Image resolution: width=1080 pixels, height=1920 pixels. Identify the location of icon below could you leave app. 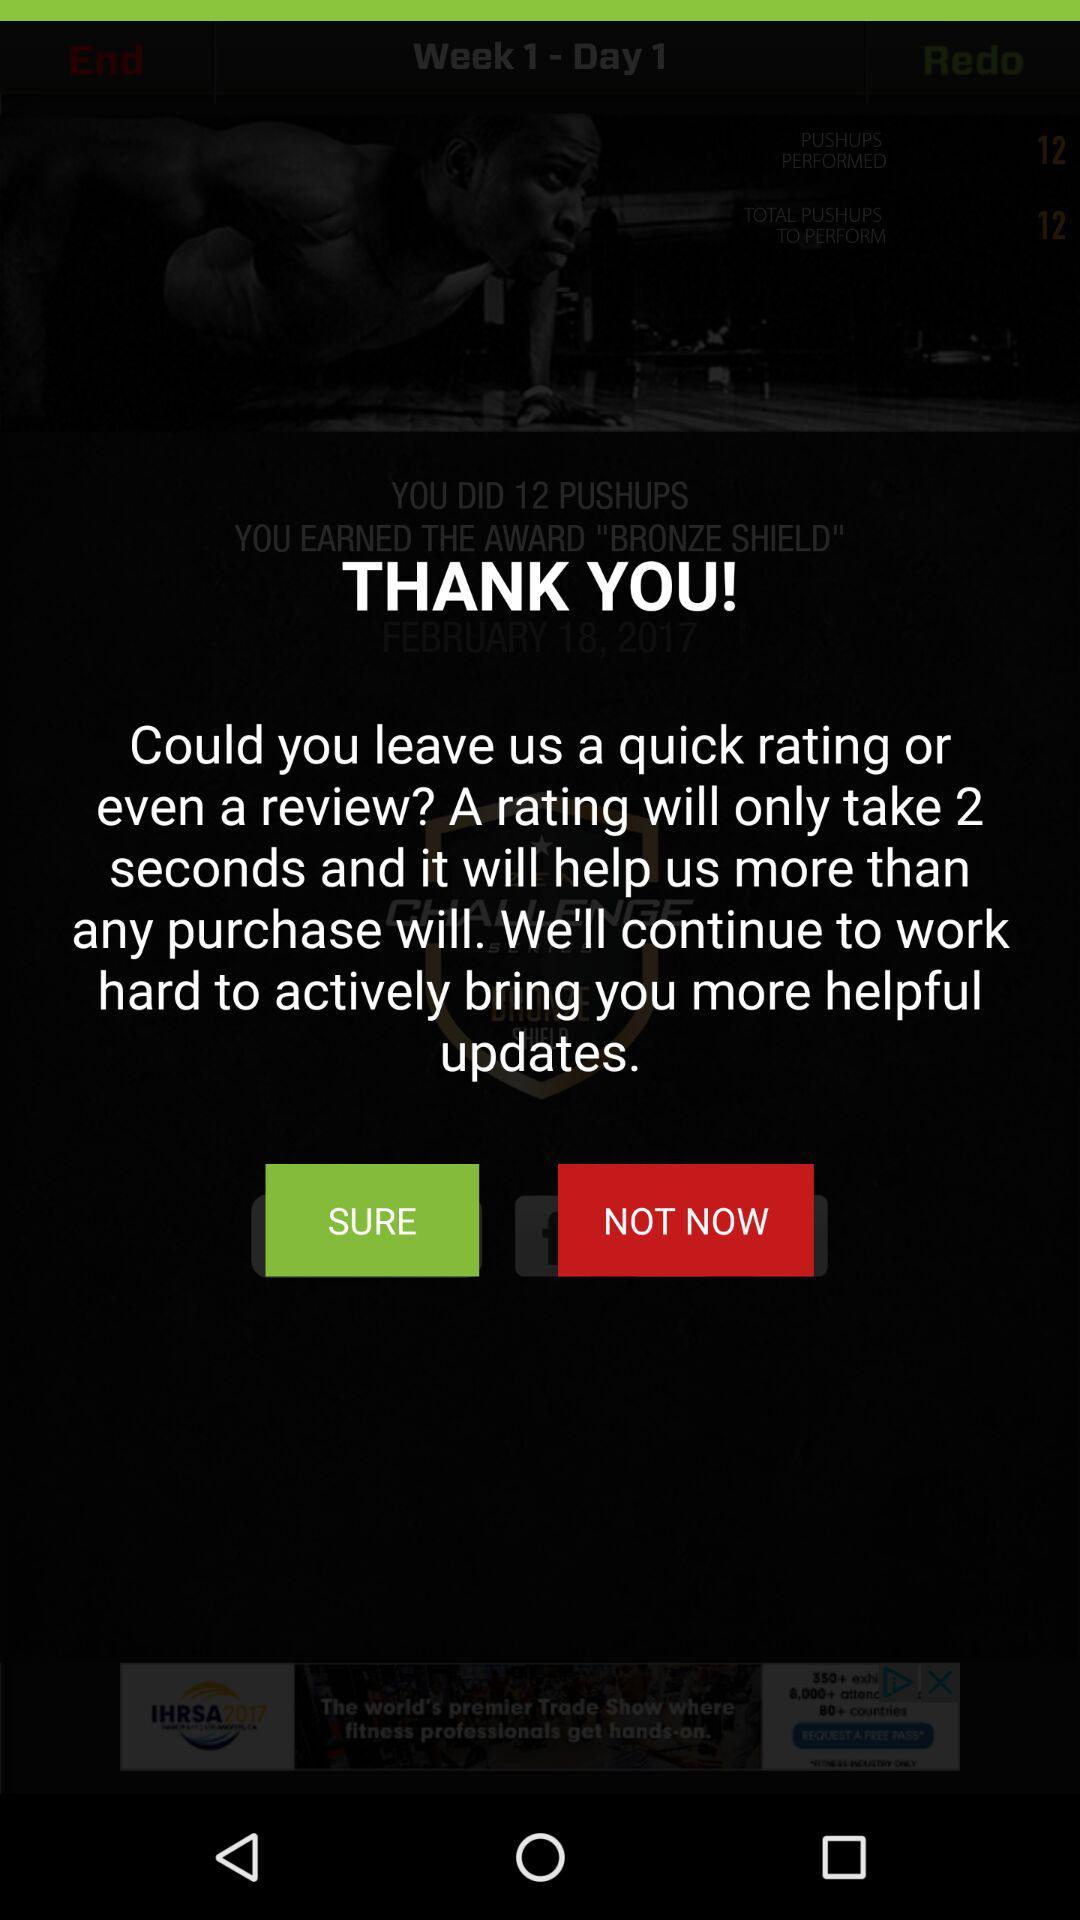
(684, 1219).